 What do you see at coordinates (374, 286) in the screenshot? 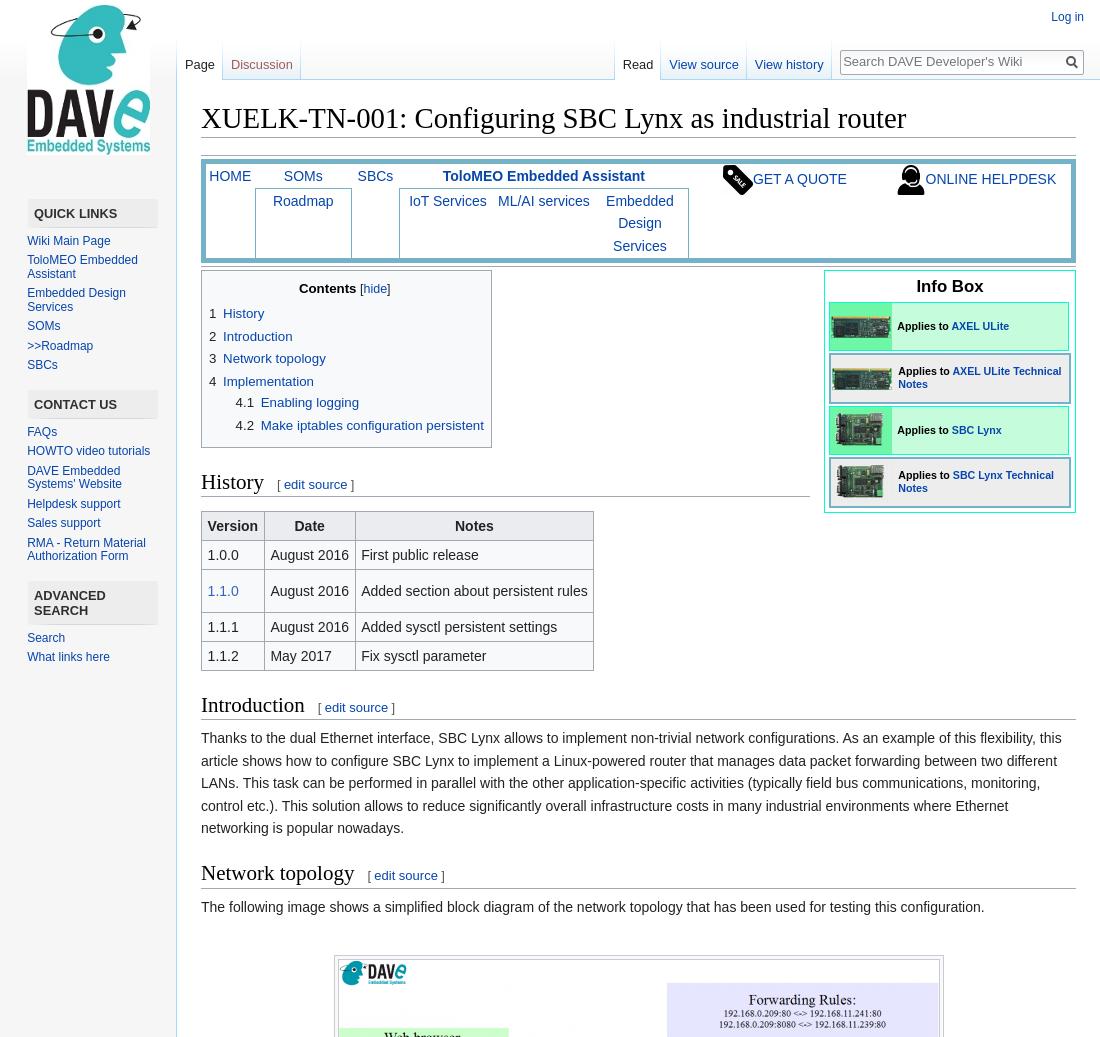
I see `'hide'` at bounding box center [374, 286].